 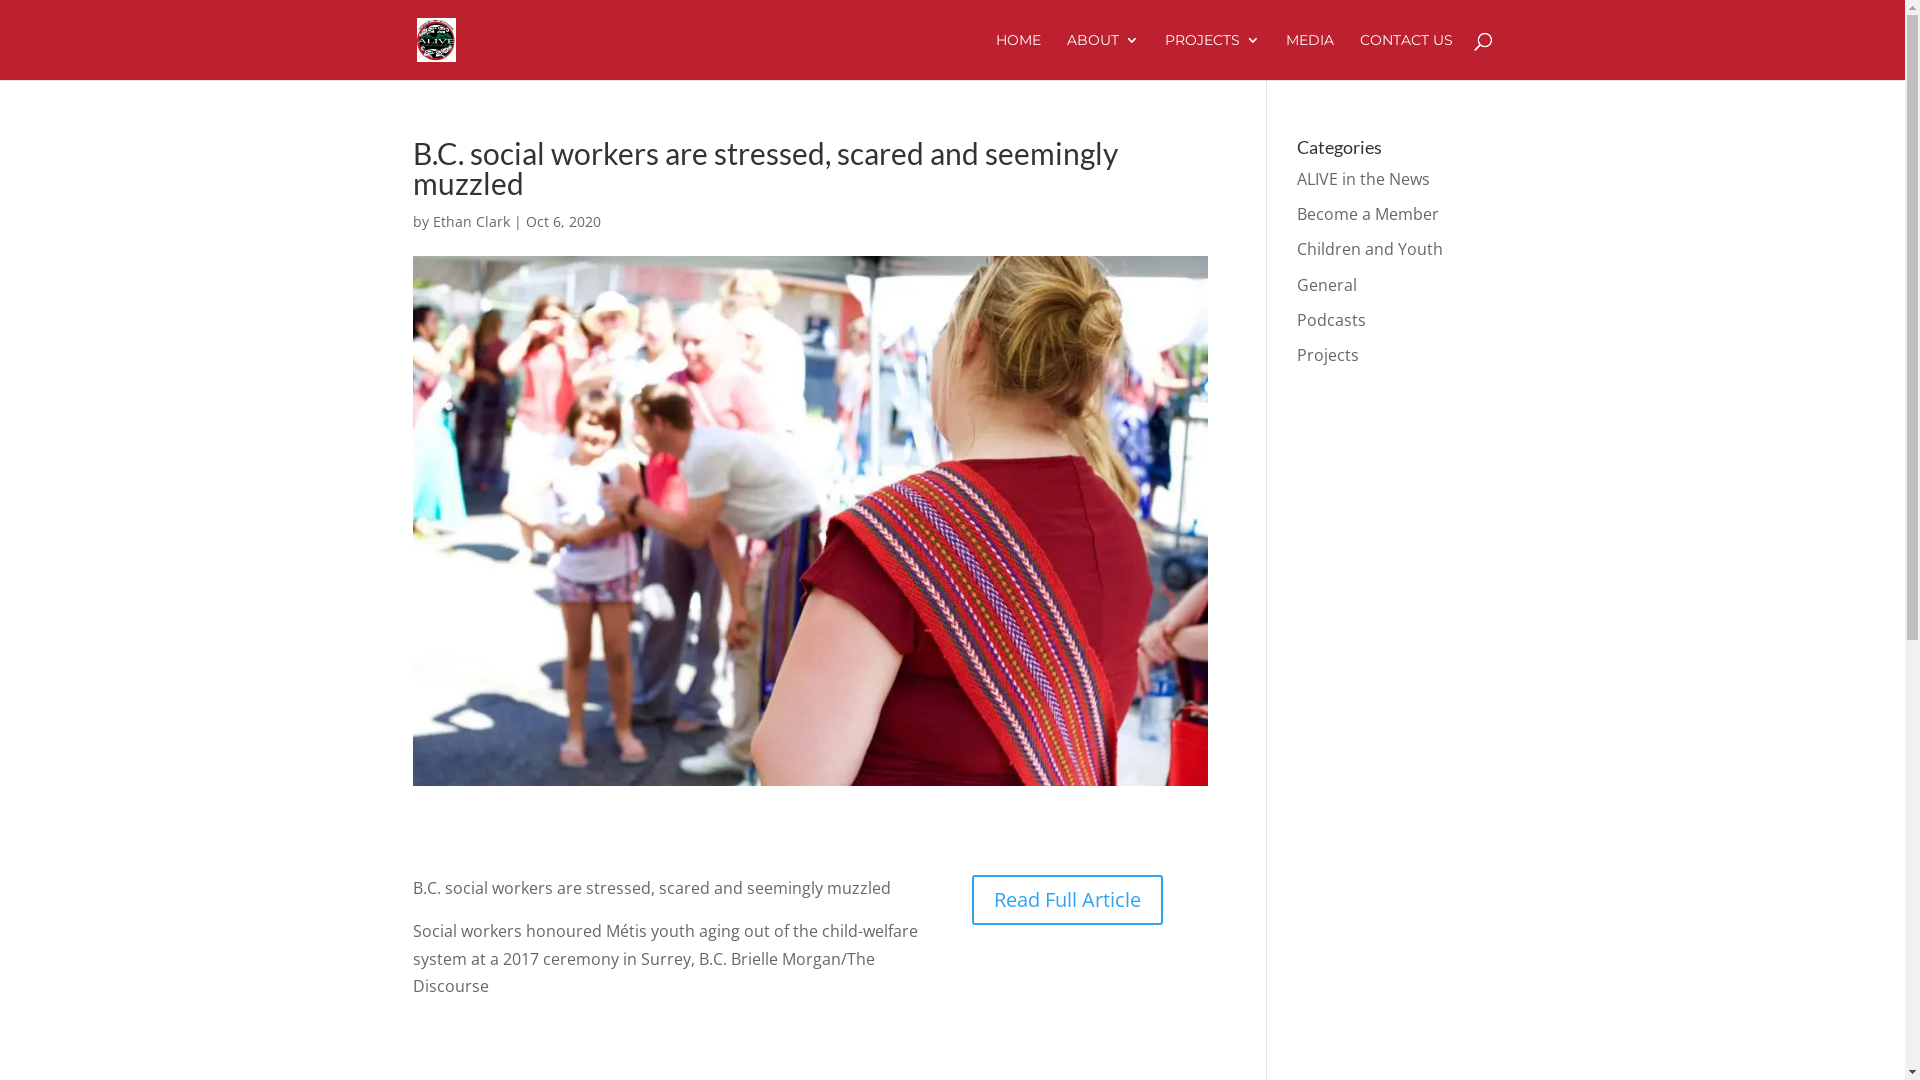 What do you see at coordinates (1368, 248) in the screenshot?
I see `'Children and Youth'` at bounding box center [1368, 248].